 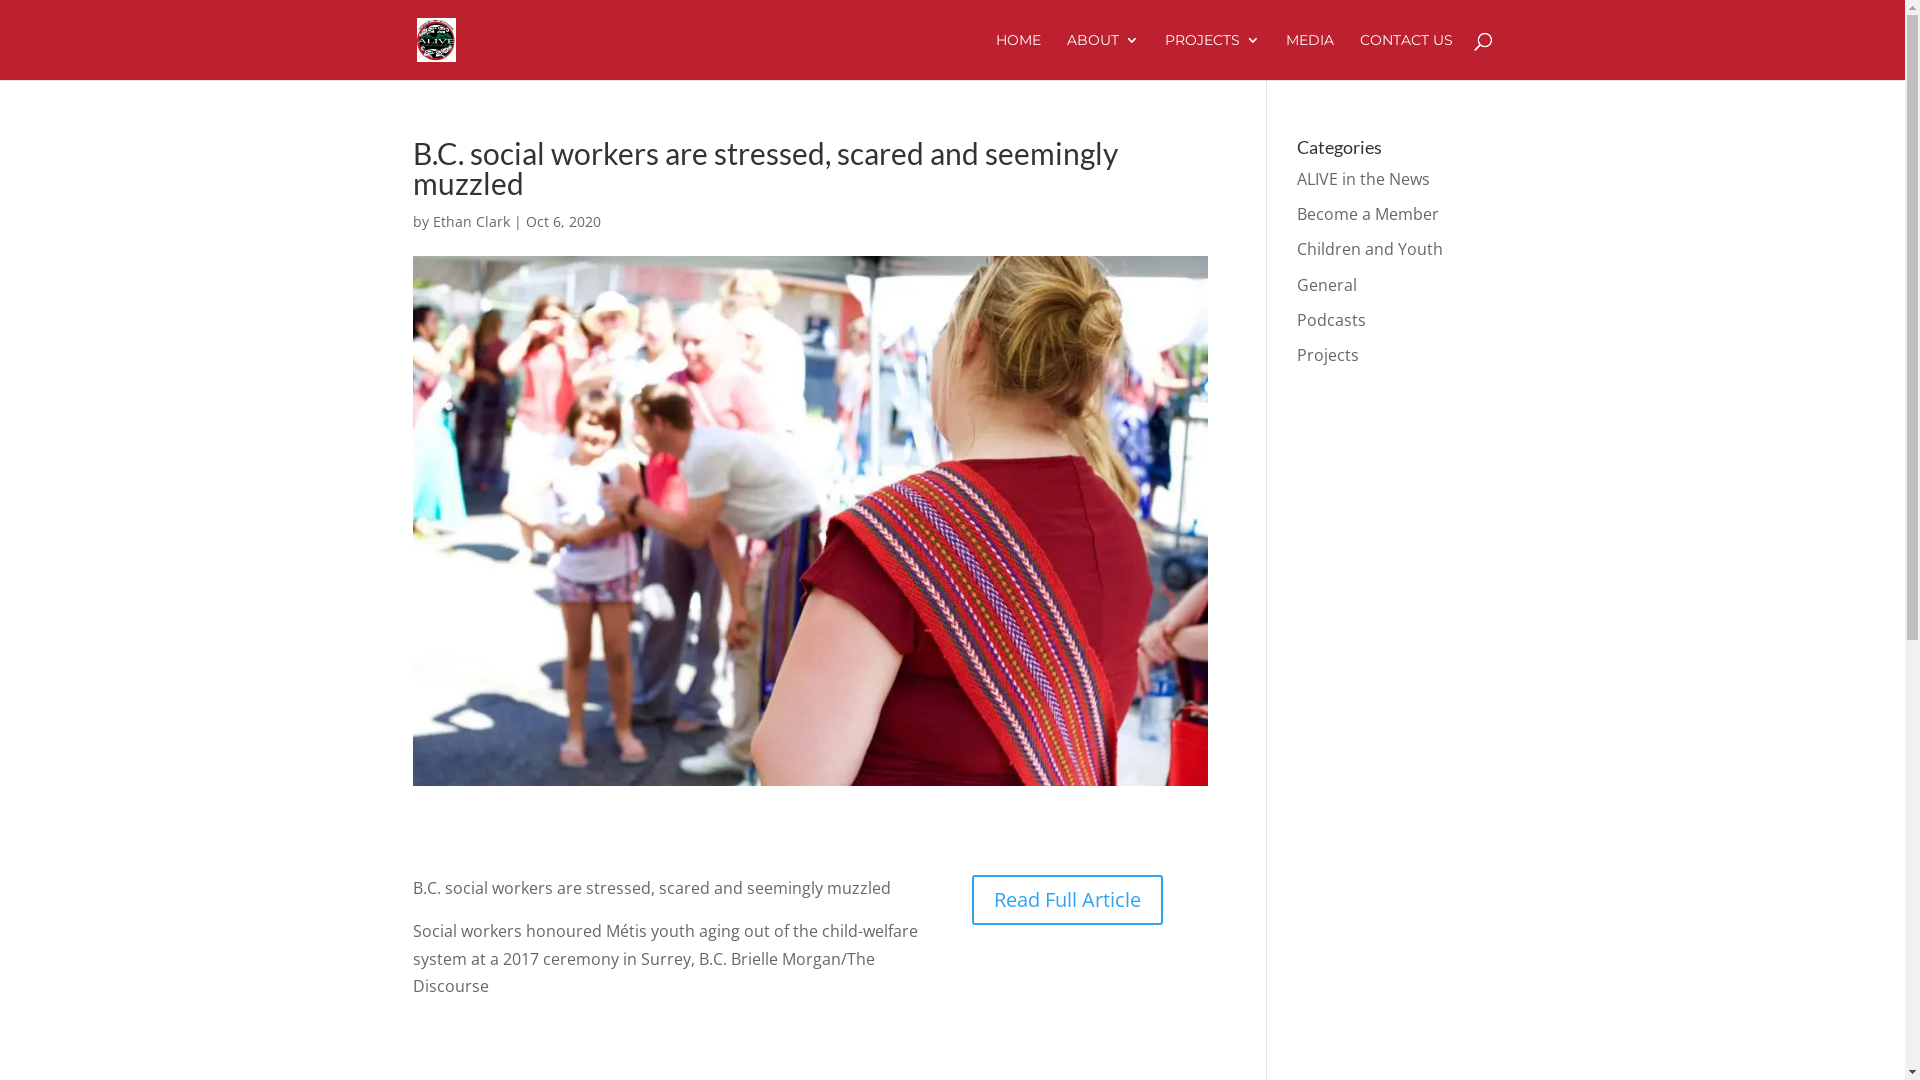 What do you see at coordinates (1368, 248) in the screenshot?
I see `'Children and Youth'` at bounding box center [1368, 248].